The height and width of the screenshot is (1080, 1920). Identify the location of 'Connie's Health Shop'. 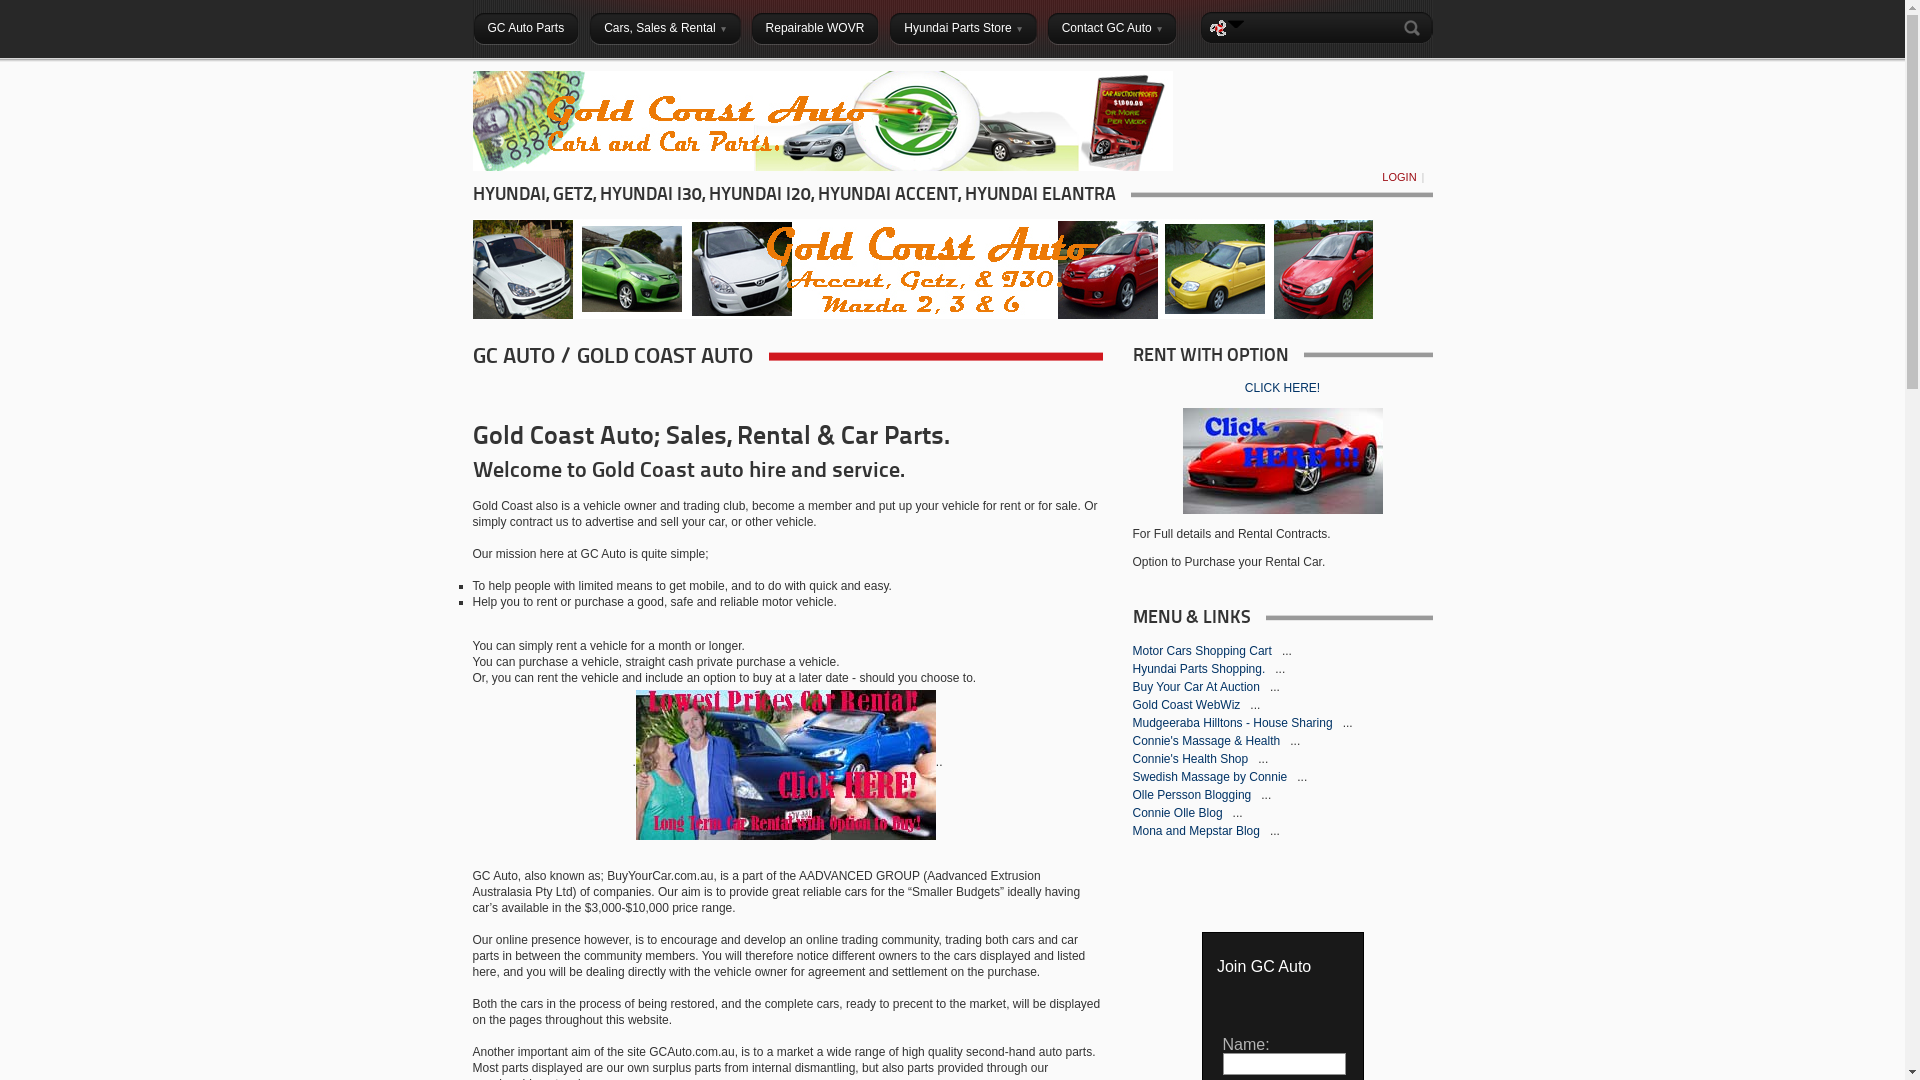
(1191, 759).